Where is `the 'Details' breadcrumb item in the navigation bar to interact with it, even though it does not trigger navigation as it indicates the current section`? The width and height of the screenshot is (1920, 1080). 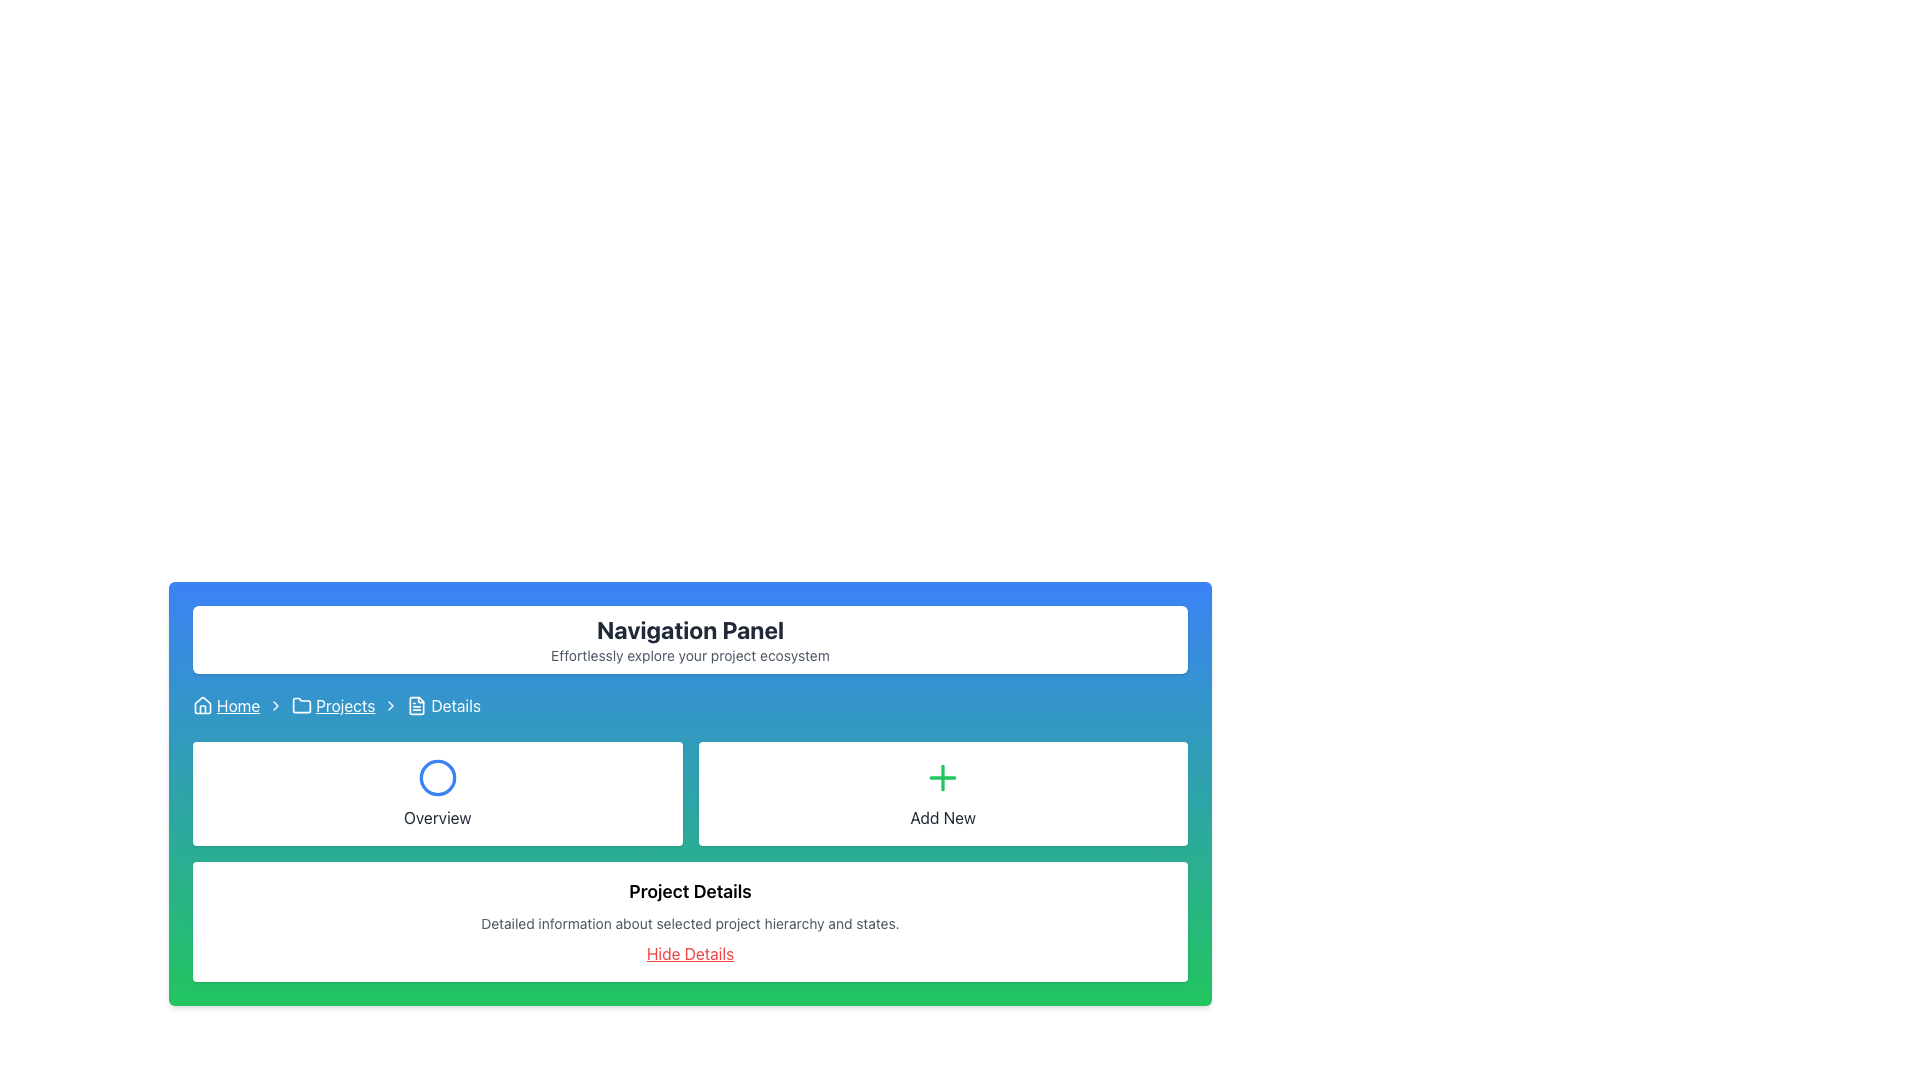
the 'Details' breadcrumb item in the navigation bar to interact with it, even though it does not trigger navigation as it indicates the current section is located at coordinates (443, 704).